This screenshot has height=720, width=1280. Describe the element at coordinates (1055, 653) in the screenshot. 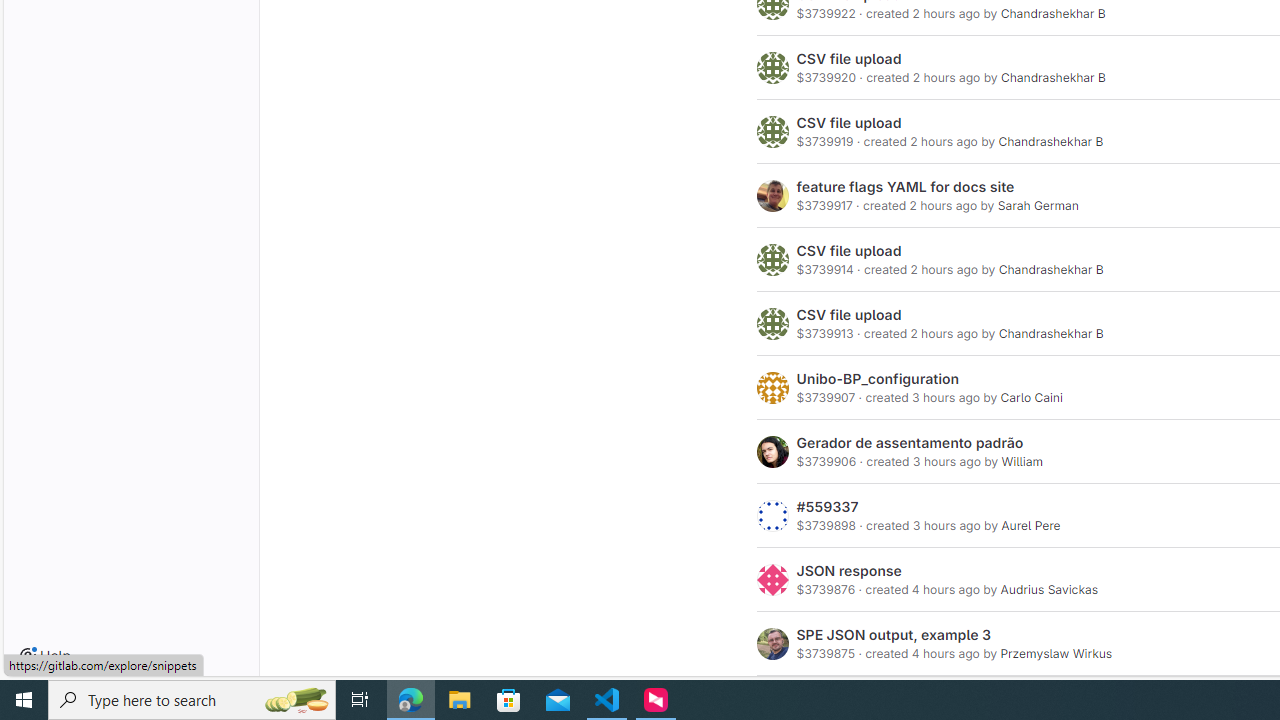

I see `'Przemyslaw Wirkus'` at that location.